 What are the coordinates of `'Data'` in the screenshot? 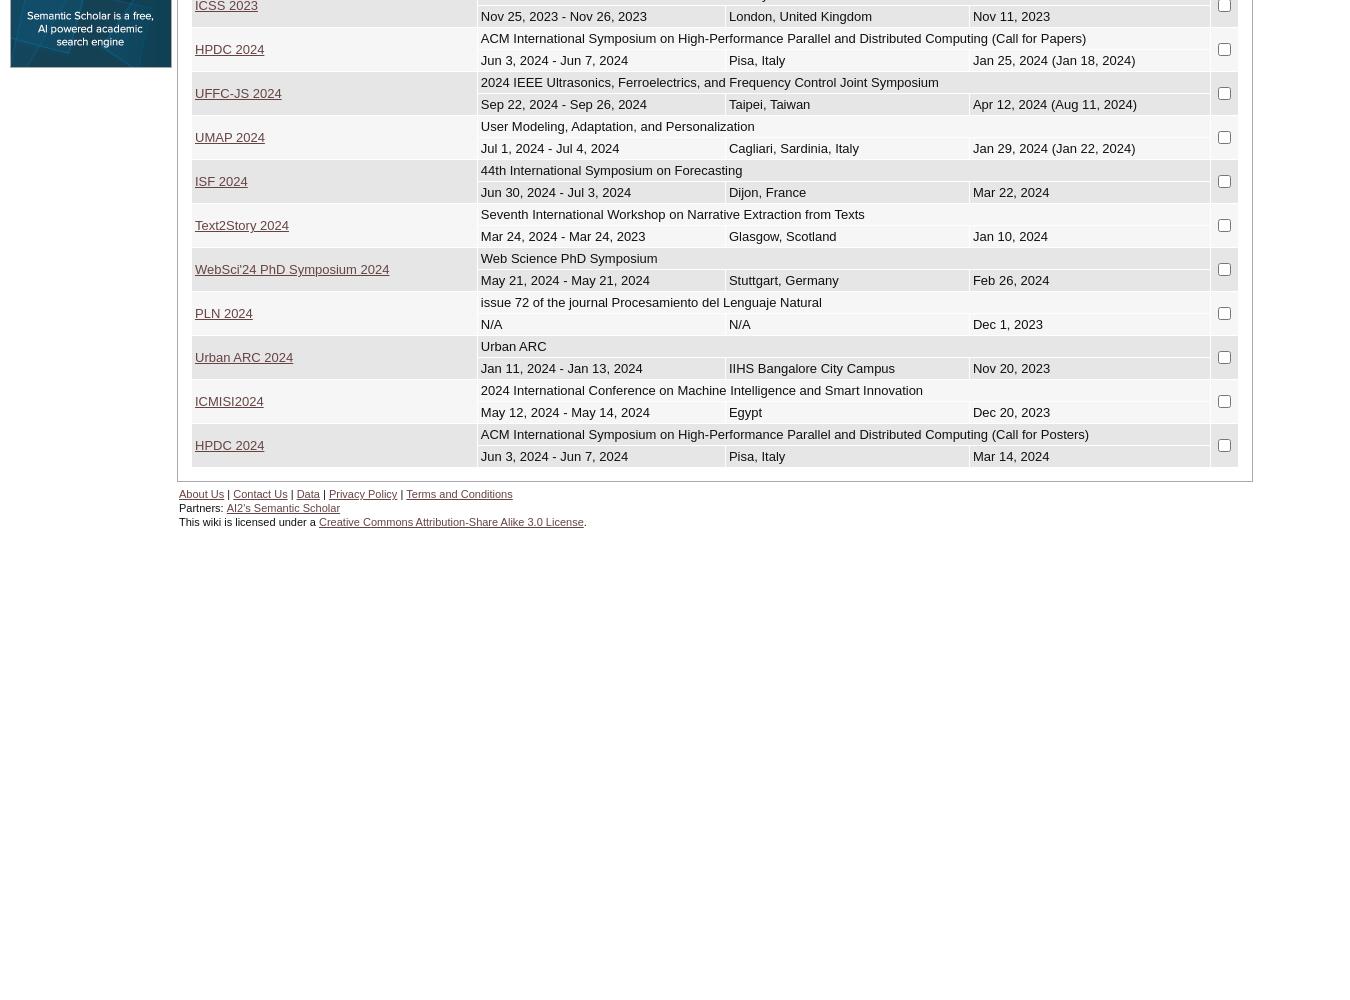 It's located at (306, 492).